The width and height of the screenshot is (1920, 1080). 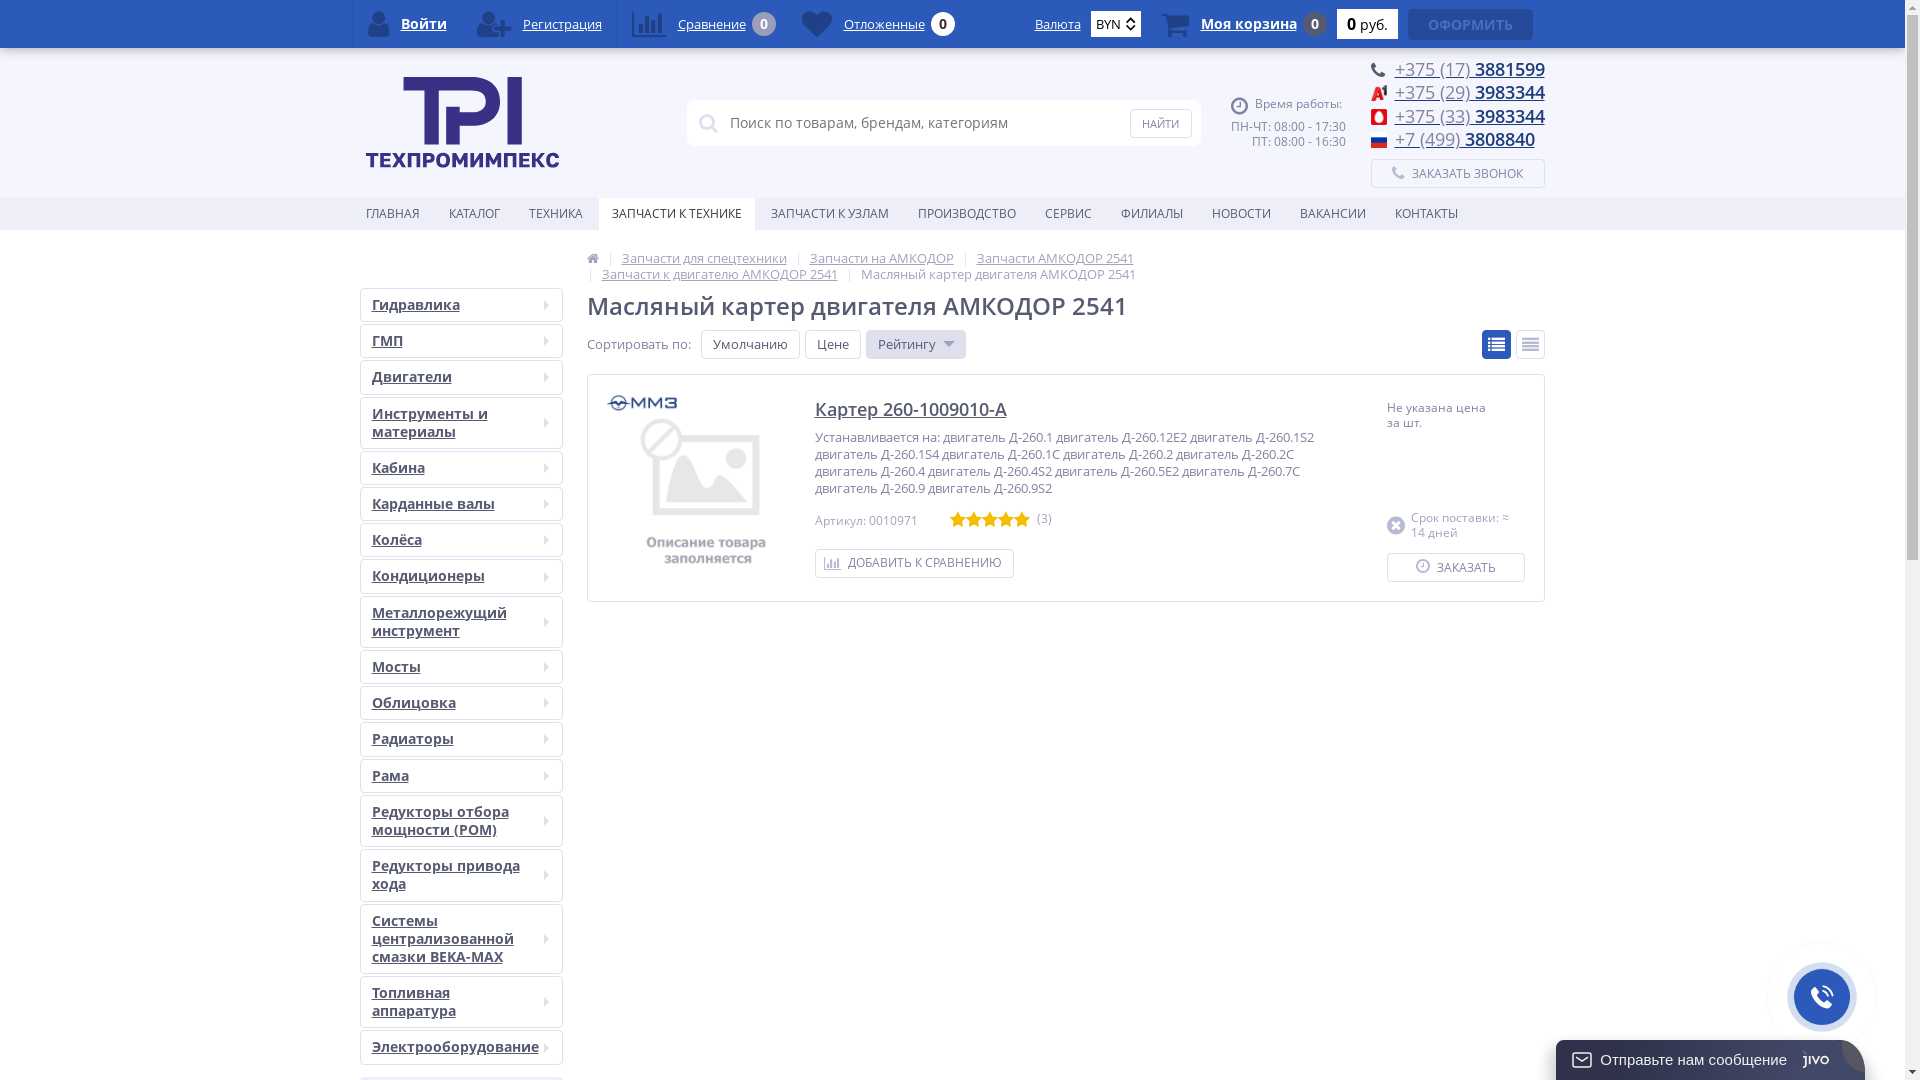 What do you see at coordinates (1006, 519) in the screenshot?
I see `'4'` at bounding box center [1006, 519].